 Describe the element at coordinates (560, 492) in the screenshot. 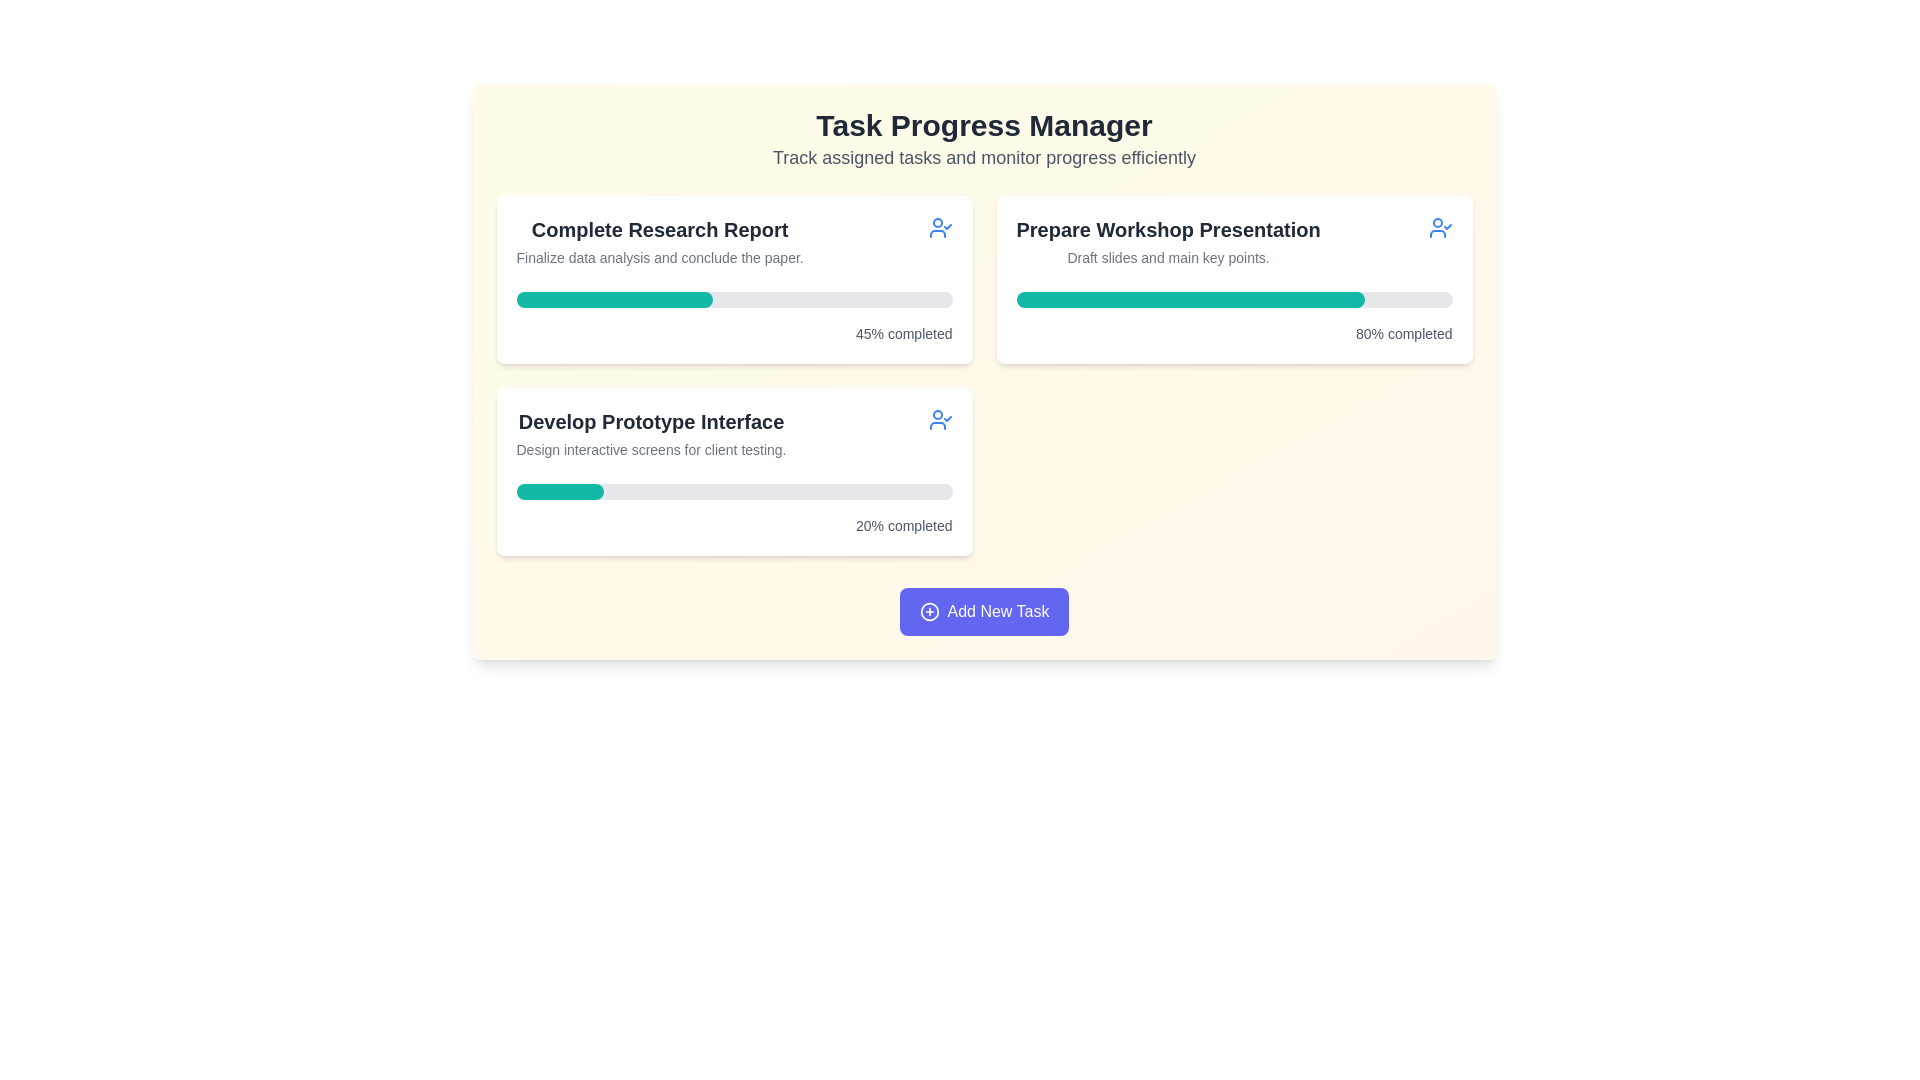

I see `the progress bar indicator that represents a 20% completion level, located within the second card from the top on the left side of the interface` at that location.